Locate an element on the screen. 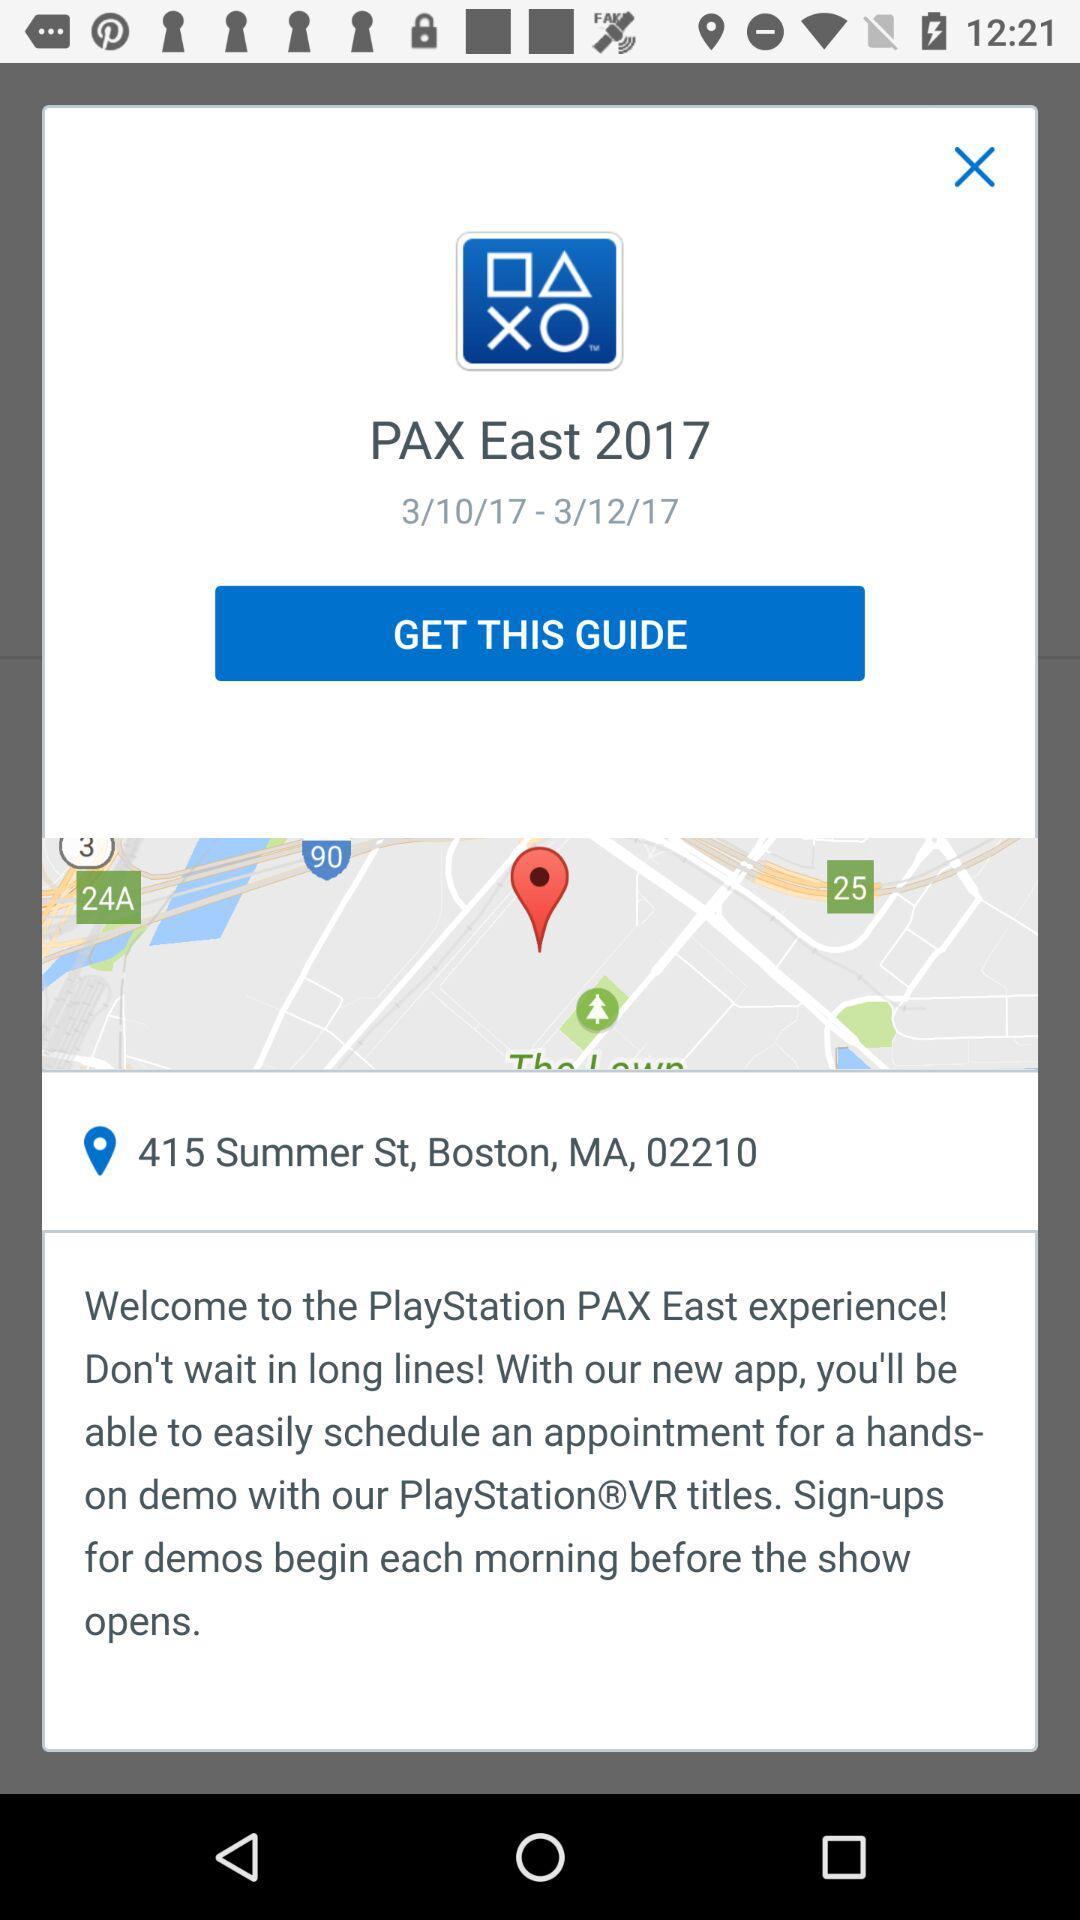 The width and height of the screenshot is (1080, 1920). the item below the get this guide item is located at coordinates (540, 952).